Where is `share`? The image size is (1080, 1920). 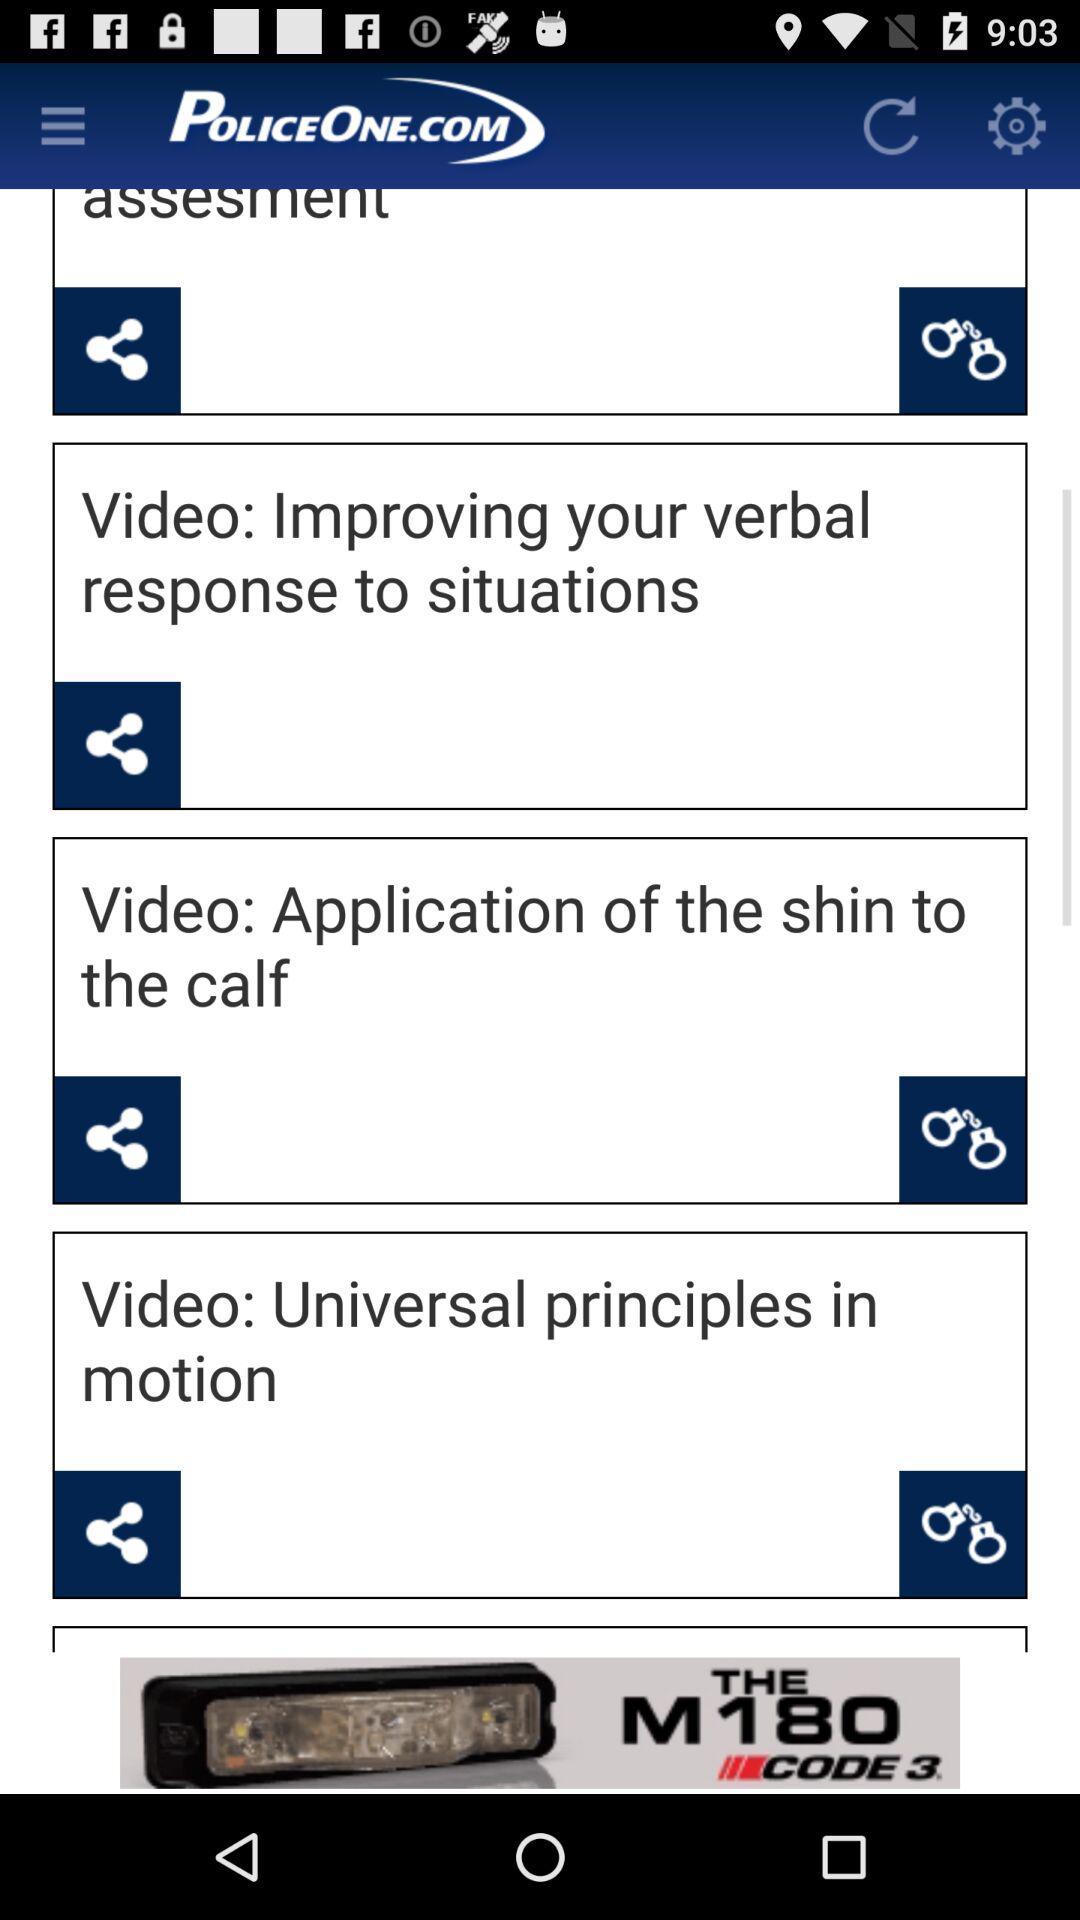
share is located at coordinates (117, 1532).